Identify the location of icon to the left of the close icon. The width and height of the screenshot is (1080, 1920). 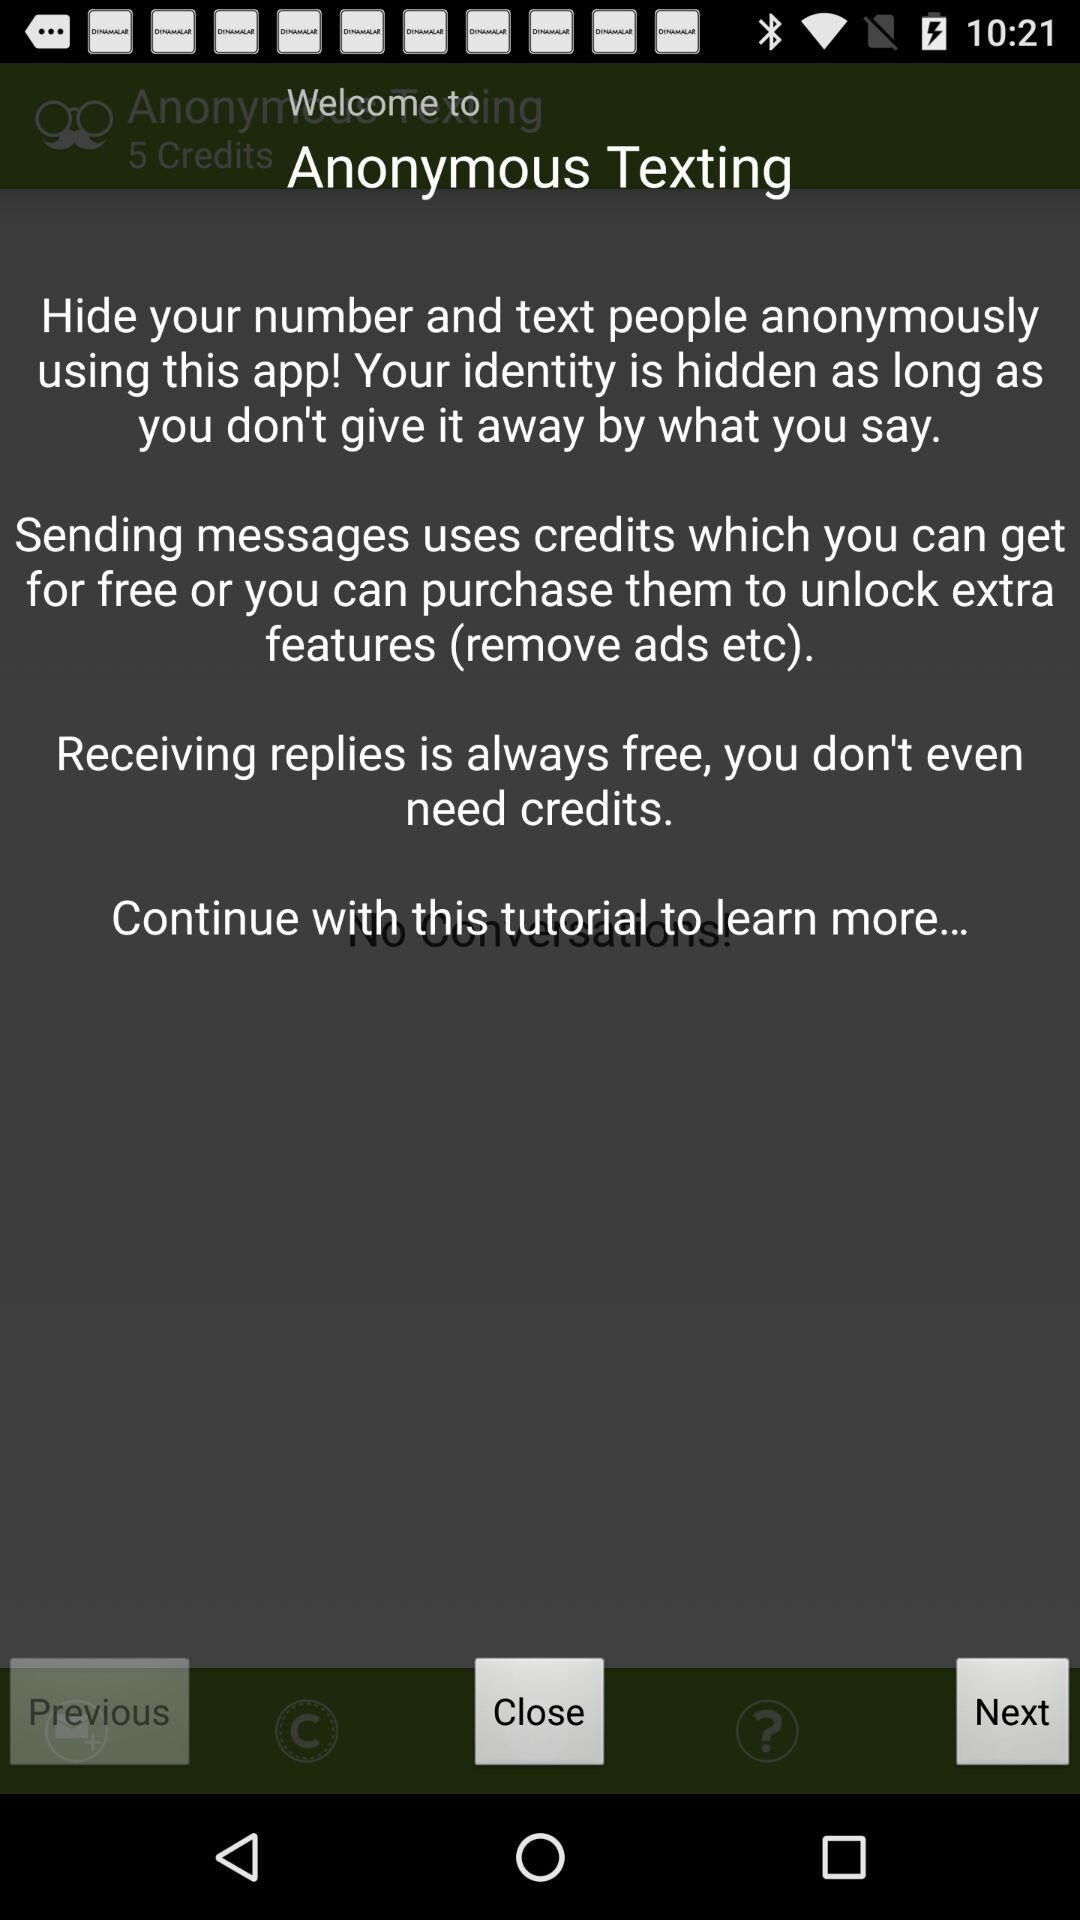
(100, 1716).